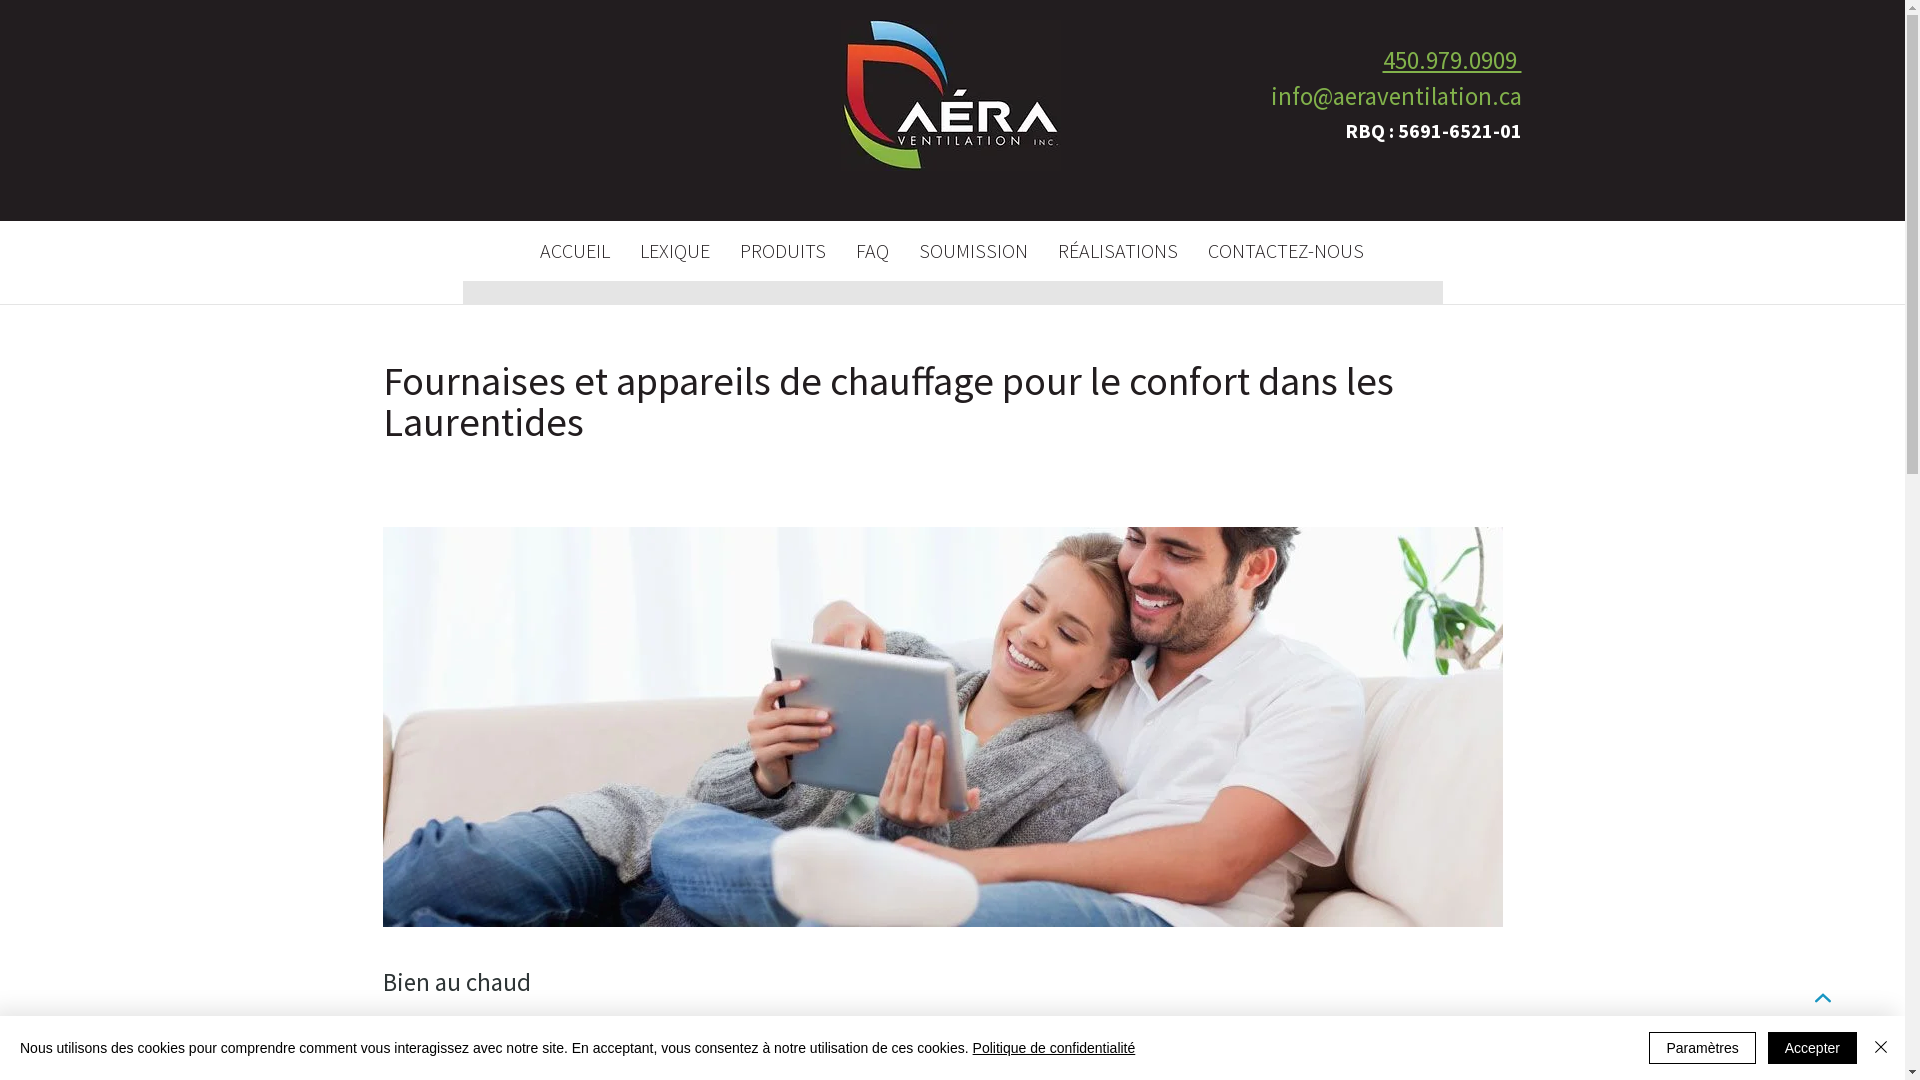 Image resolution: width=1920 pixels, height=1080 pixels. I want to click on 'CONTACTEZ-NOUS', so click(1285, 249).